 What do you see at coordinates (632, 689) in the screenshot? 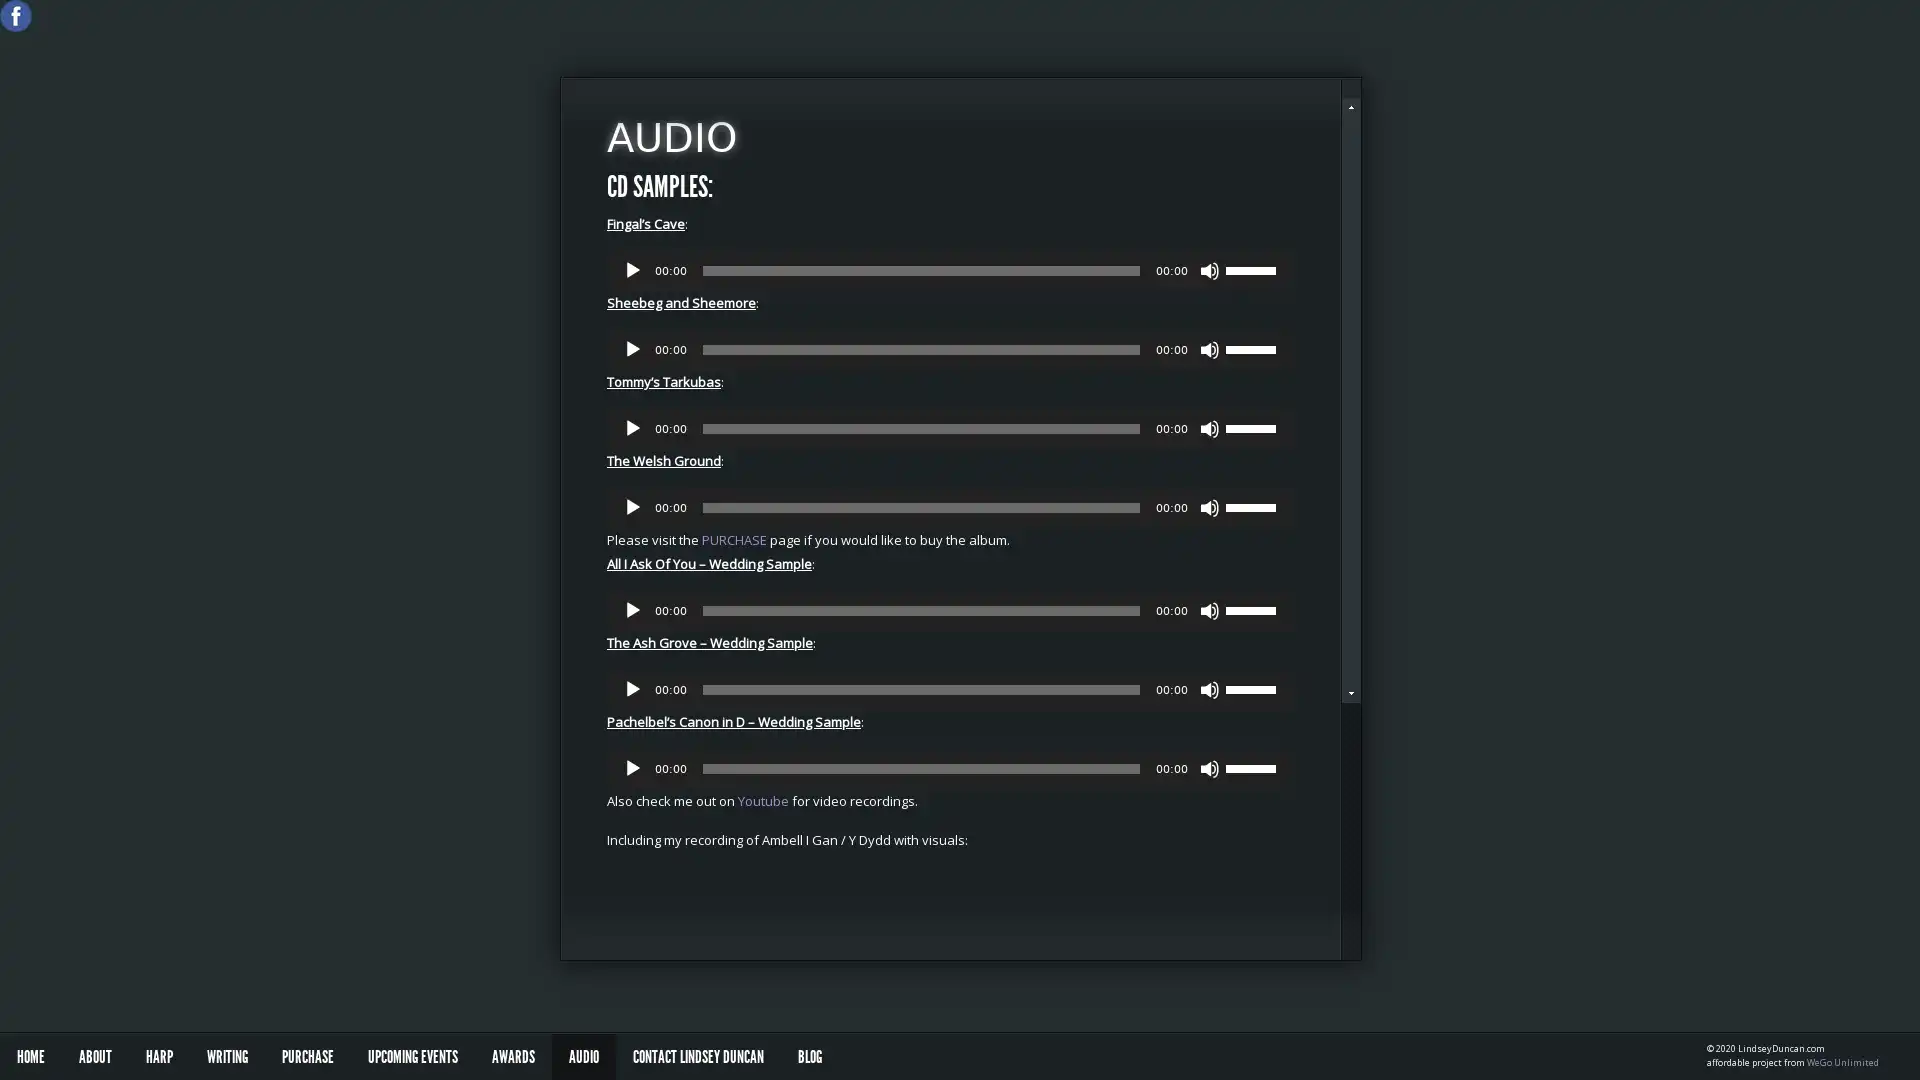
I see `Play` at bounding box center [632, 689].